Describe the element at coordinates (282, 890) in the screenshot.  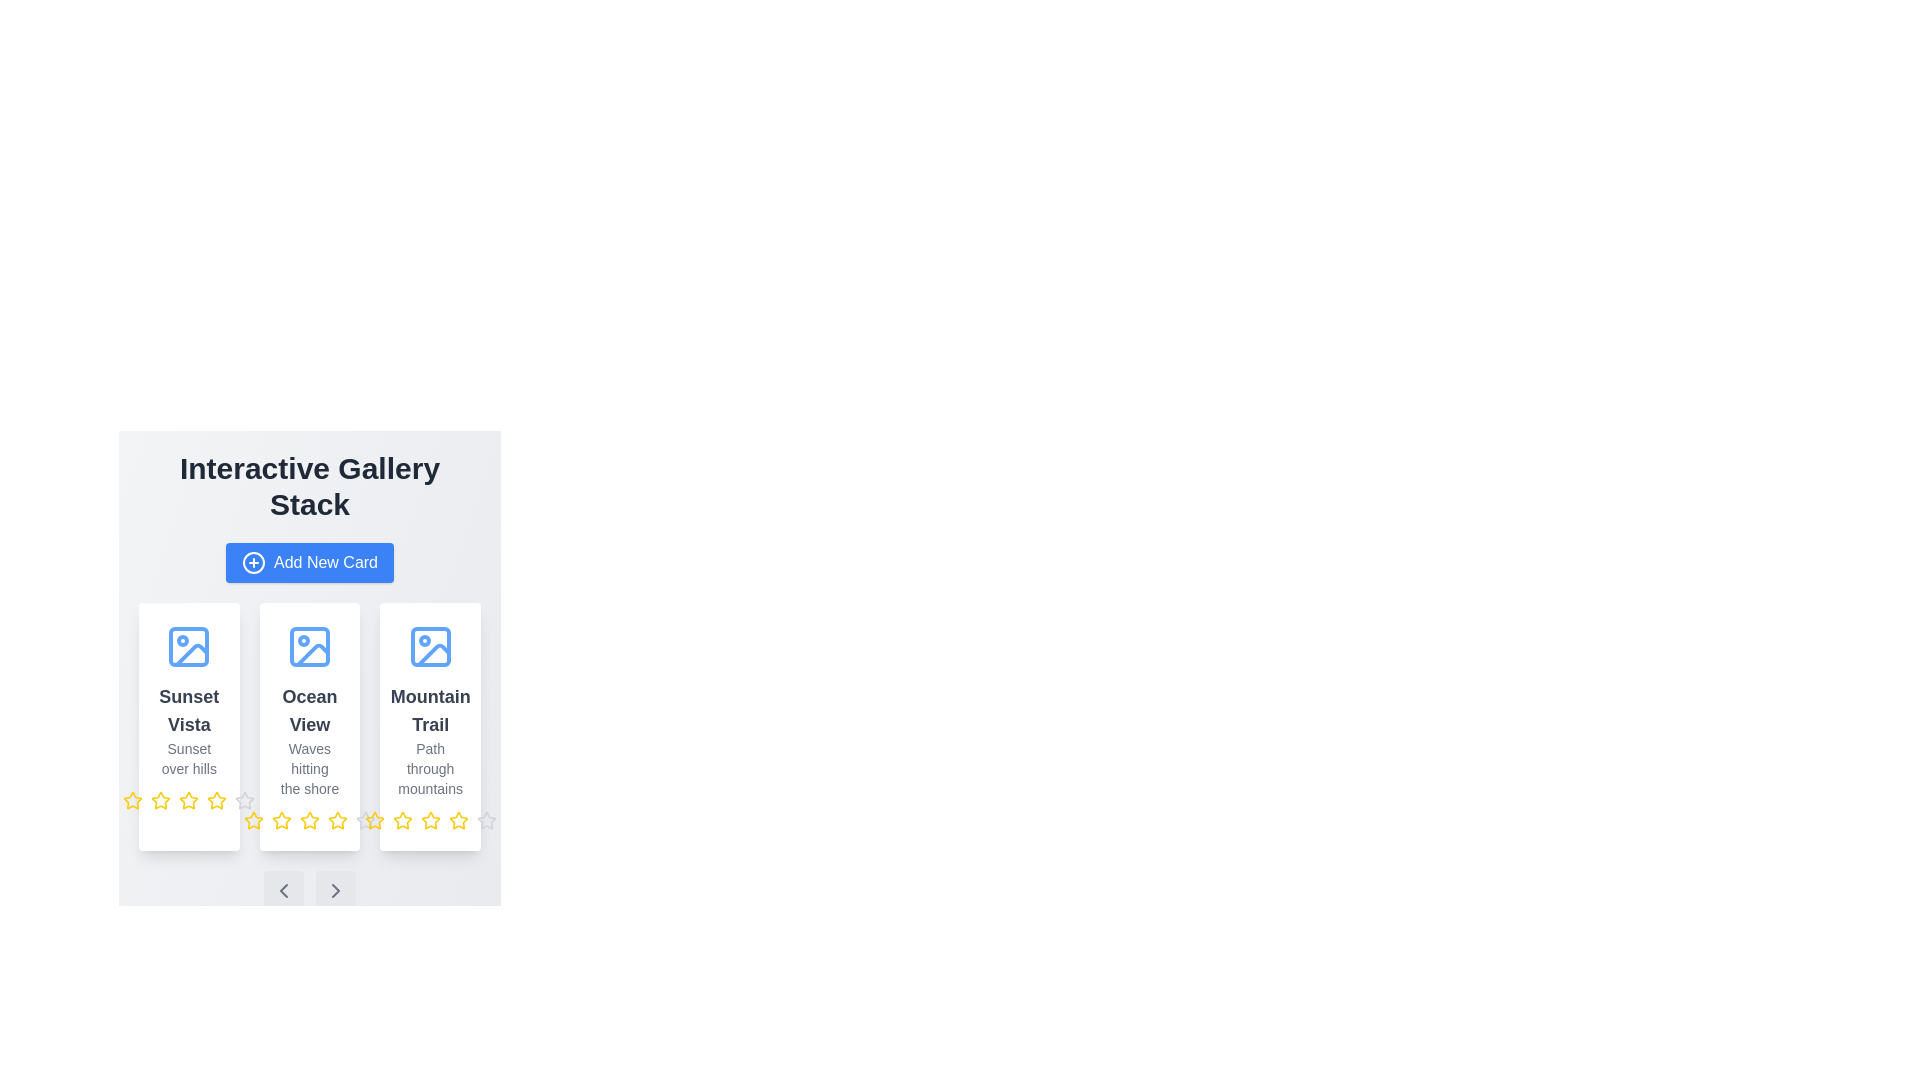
I see `the left arrow icon for navigation located at the bottom of the interface` at that location.